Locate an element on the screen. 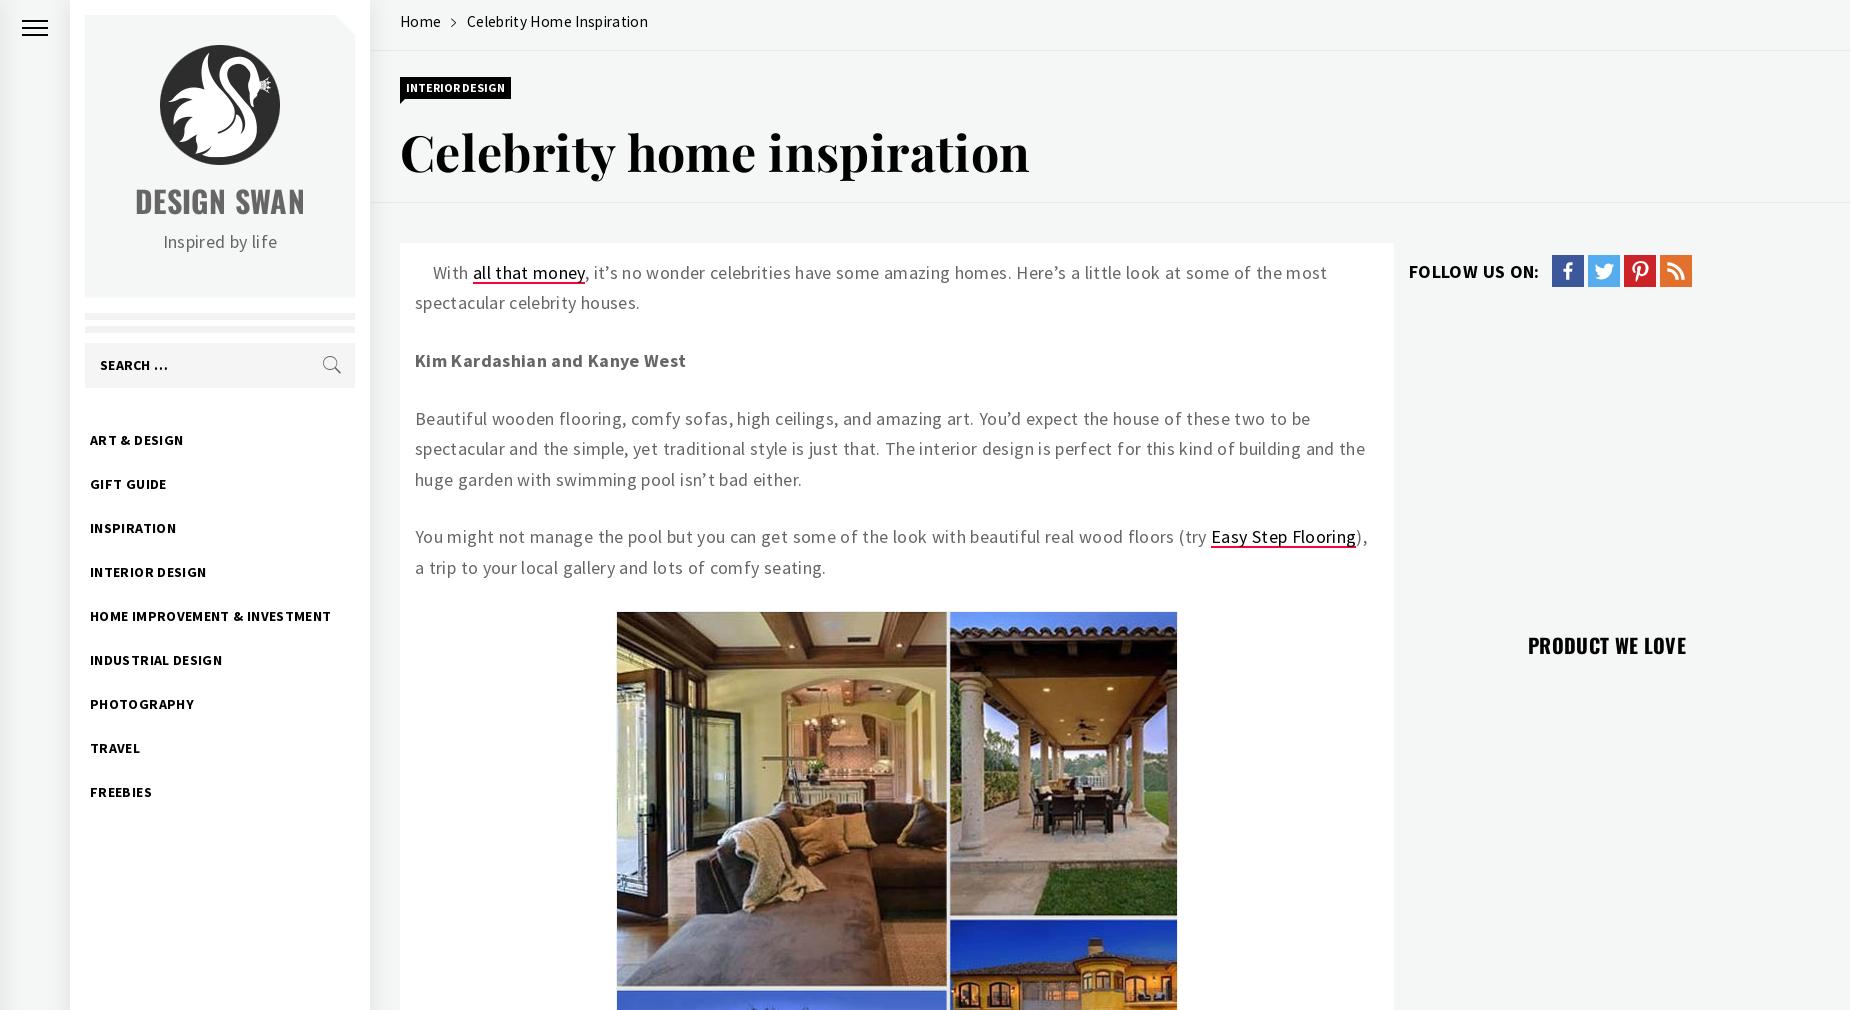 This screenshot has width=1850, height=1010. '), a trip to your local gallery and lots of comfy seating.' is located at coordinates (890, 550).